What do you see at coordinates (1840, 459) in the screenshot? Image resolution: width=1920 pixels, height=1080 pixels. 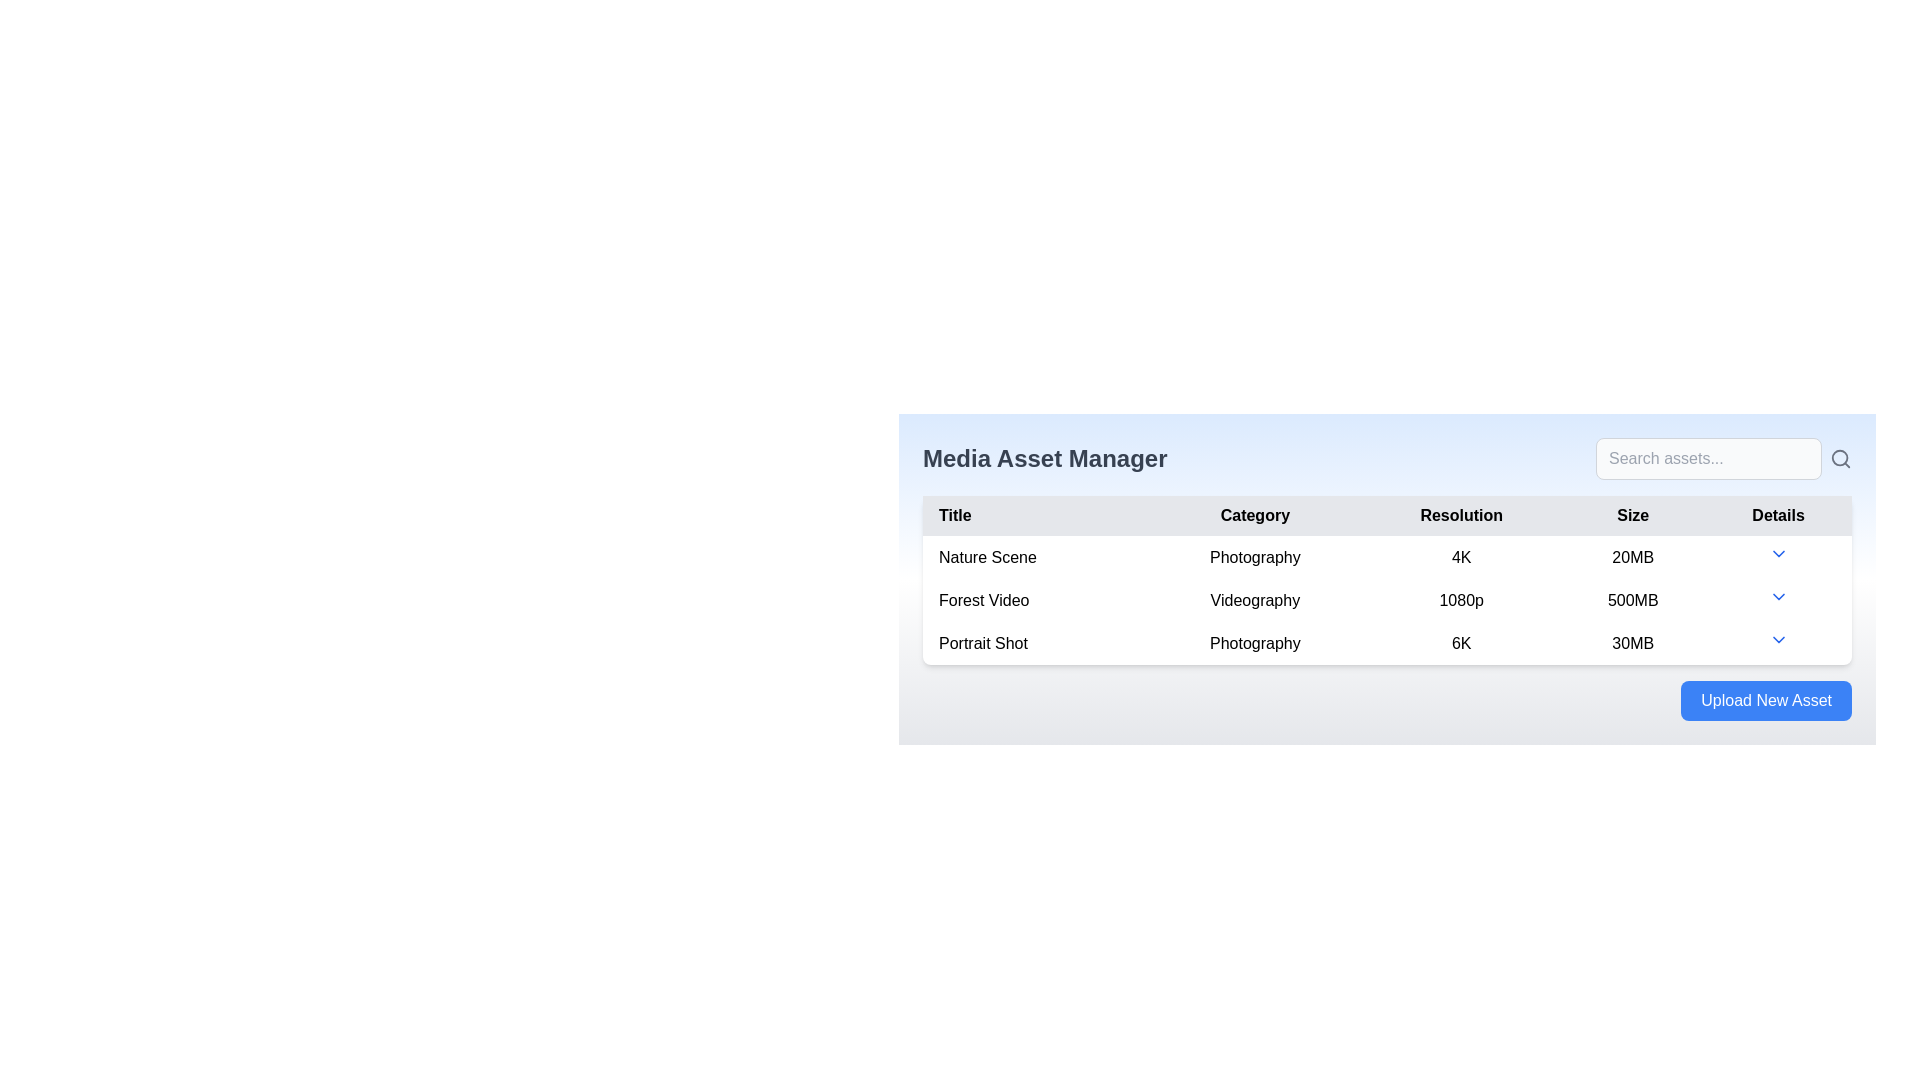 I see `the small circular magnifying glass icon, outlined in gray, located at the far right edge of the search bar` at bounding box center [1840, 459].